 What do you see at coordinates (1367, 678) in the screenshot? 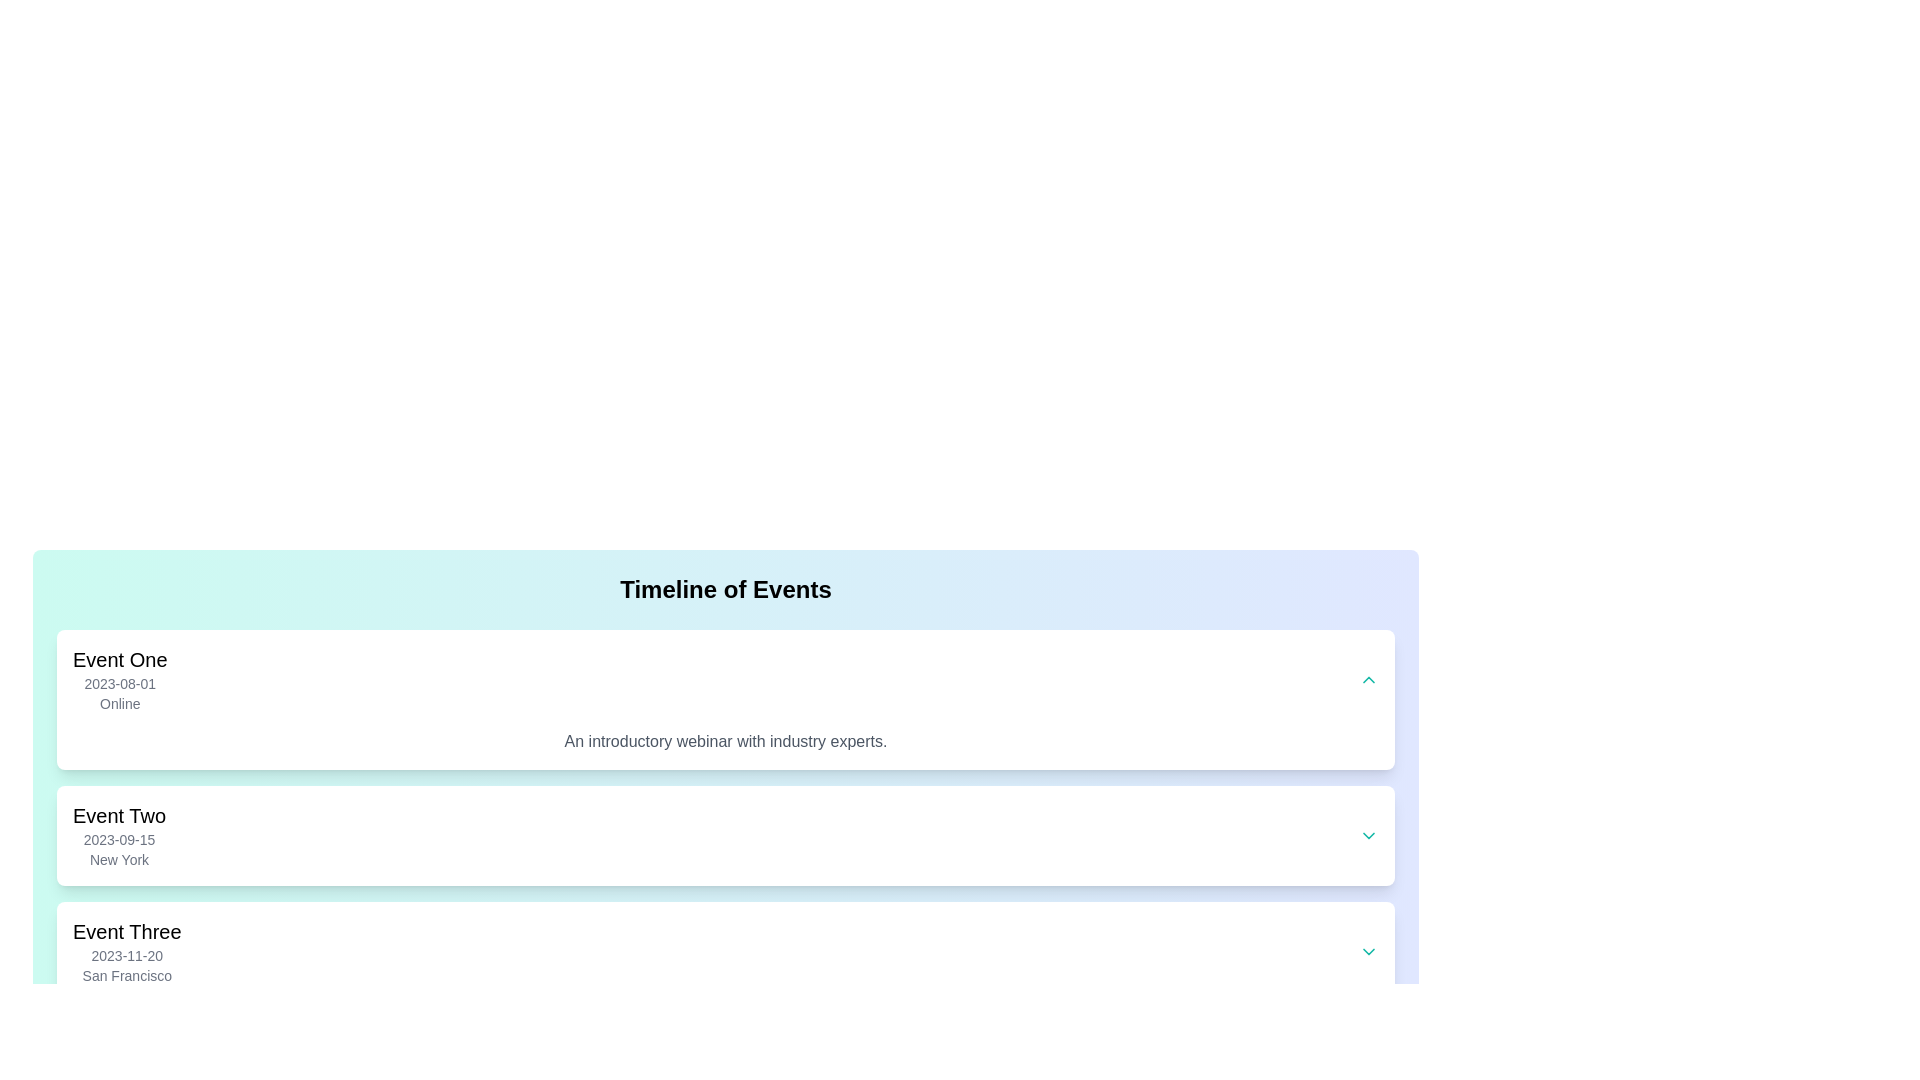
I see `the small triangular teal arrow icon pointing upwards located at the rightmost end of the 'Event One' row` at bounding box center [1367, 678].